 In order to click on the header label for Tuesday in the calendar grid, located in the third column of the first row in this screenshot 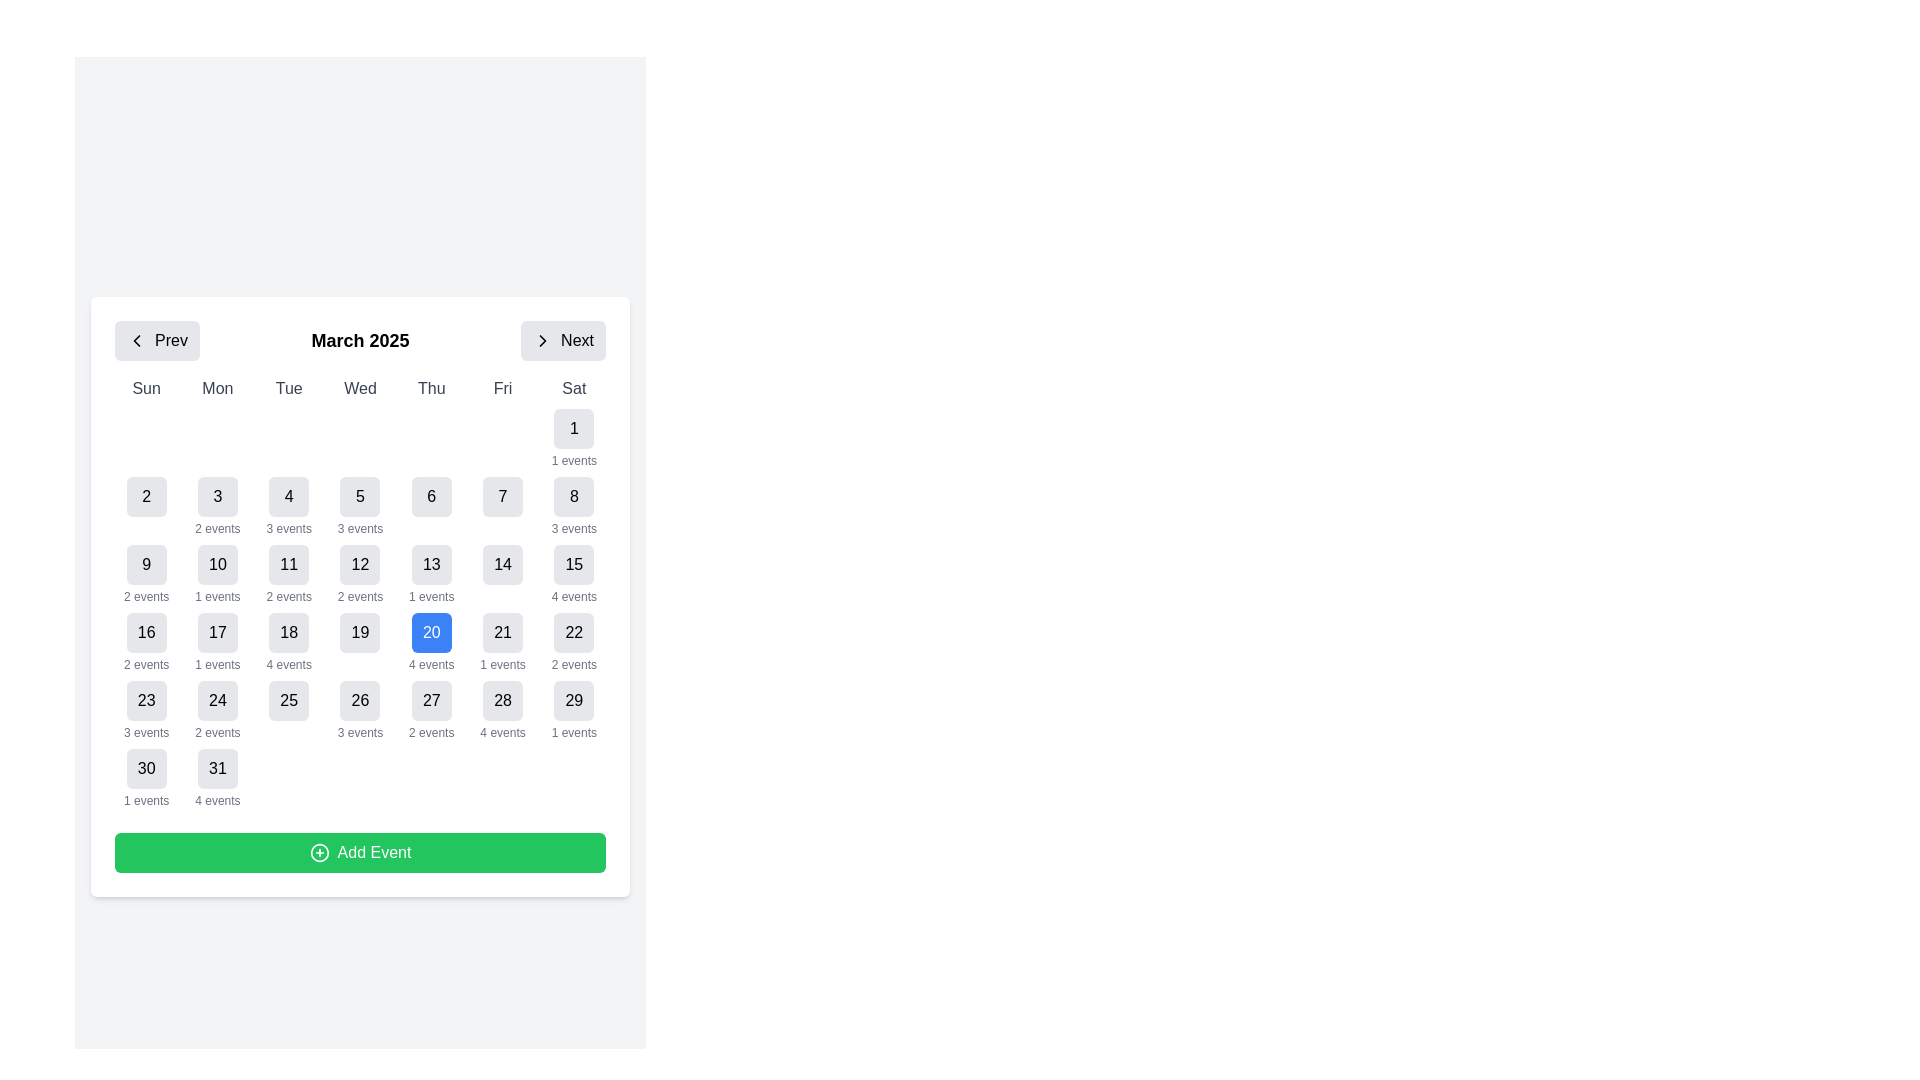, I will do `click(288, 389)`.